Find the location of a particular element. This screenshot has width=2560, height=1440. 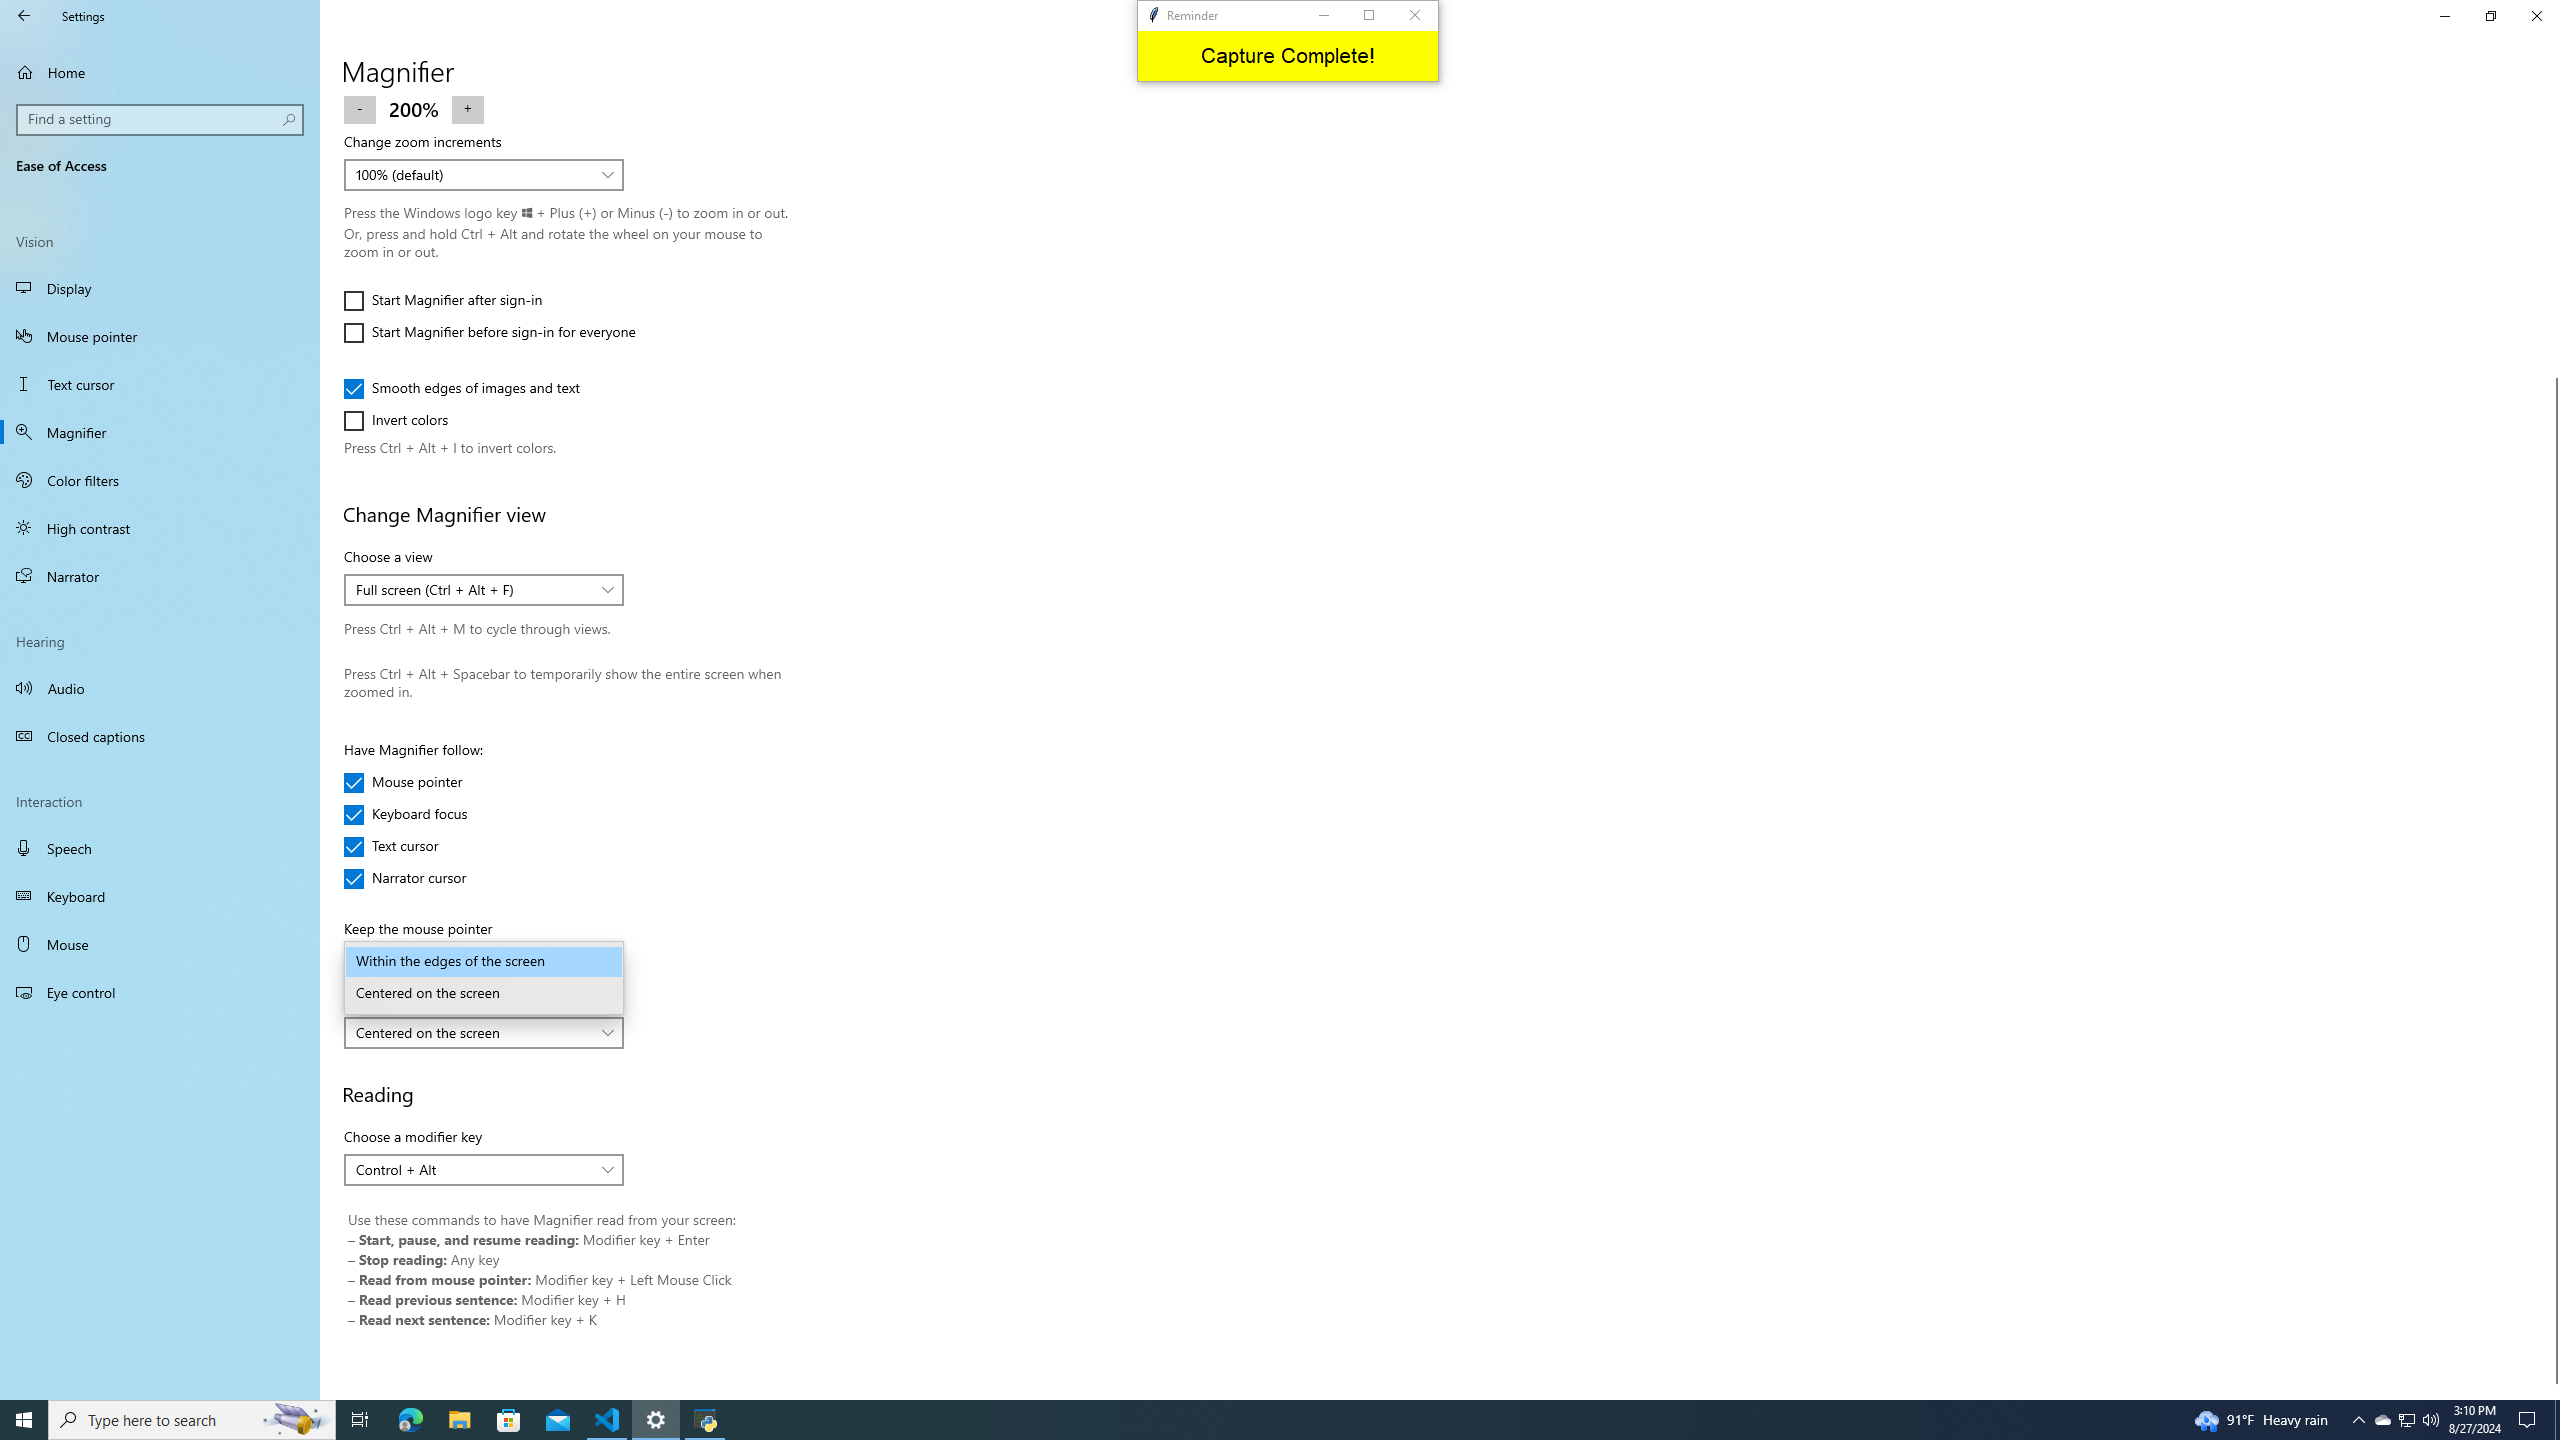

'Control + Alt' is located at coordinates (472, 1169).